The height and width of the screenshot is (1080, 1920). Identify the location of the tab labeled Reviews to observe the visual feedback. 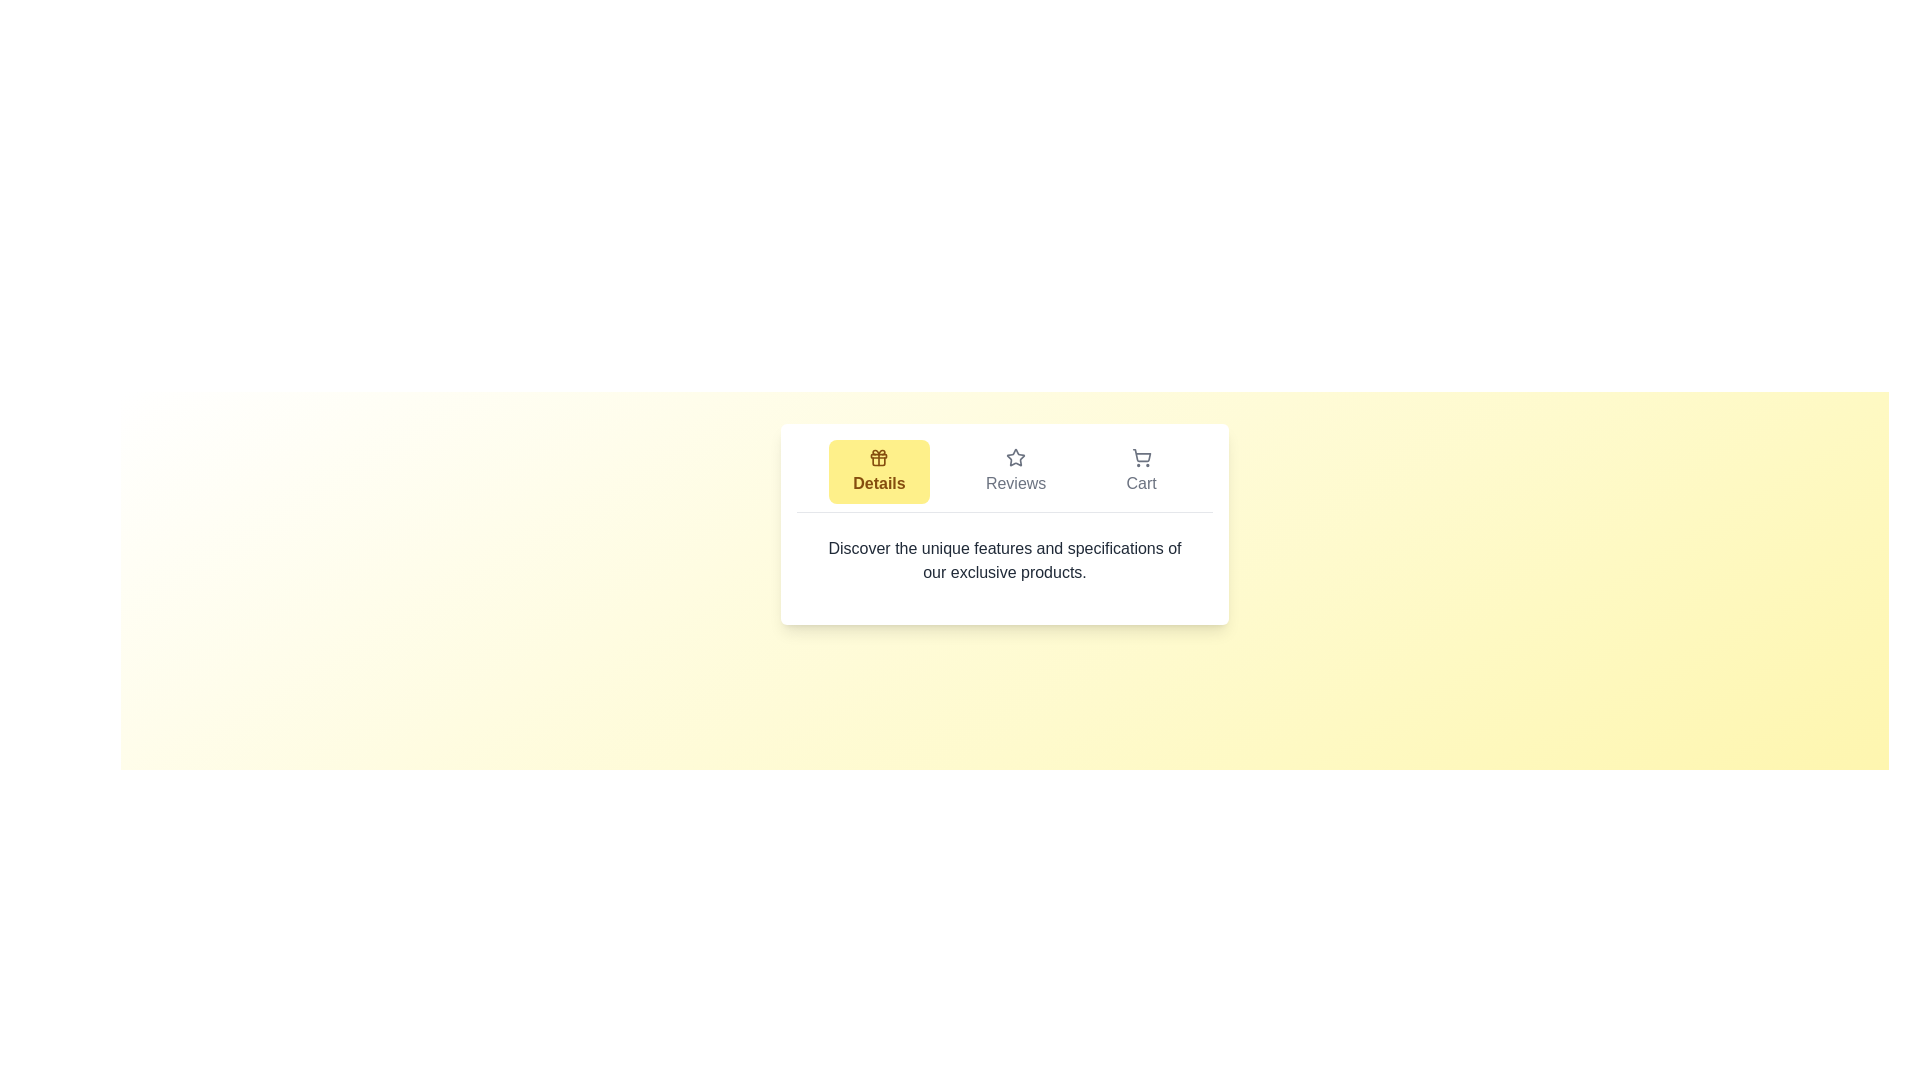
(1016, 471).